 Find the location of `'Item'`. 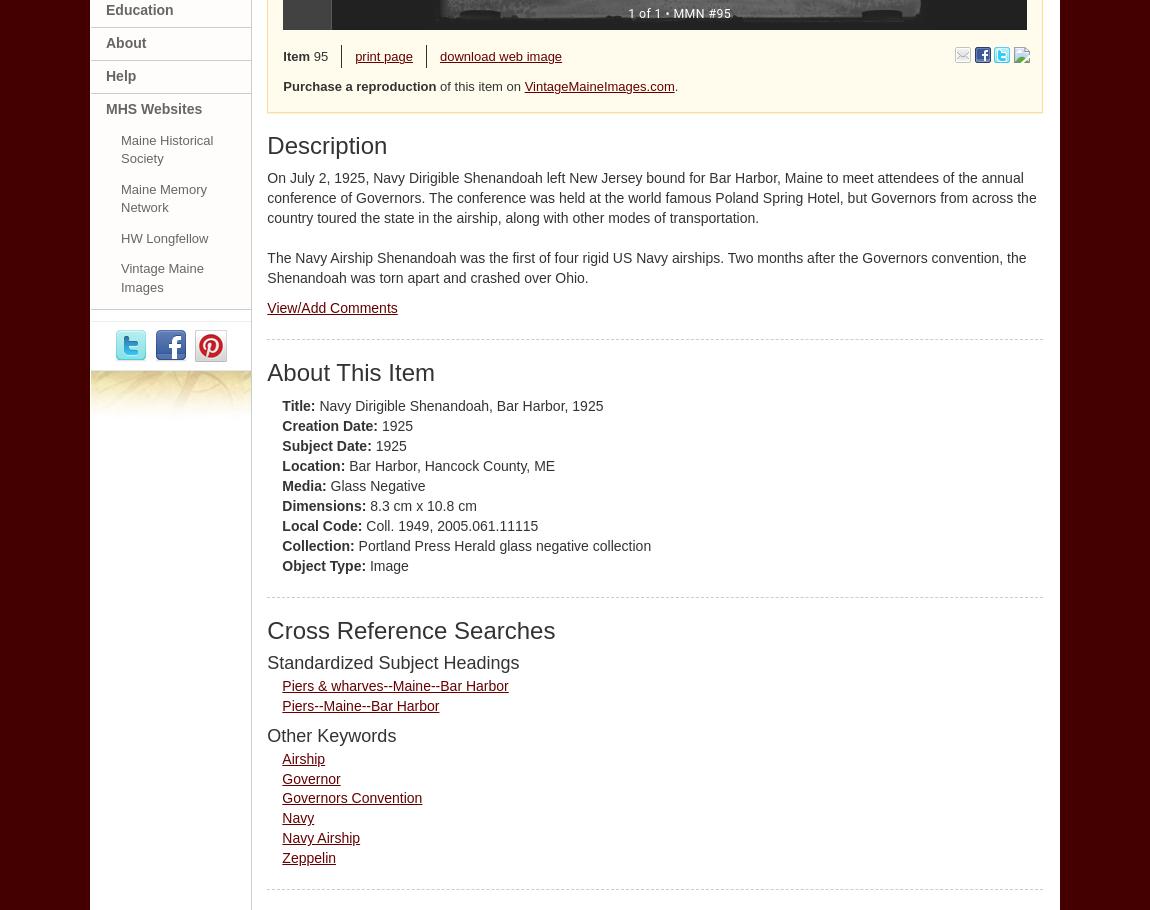

'Item' is located at coordinates (297, 56).